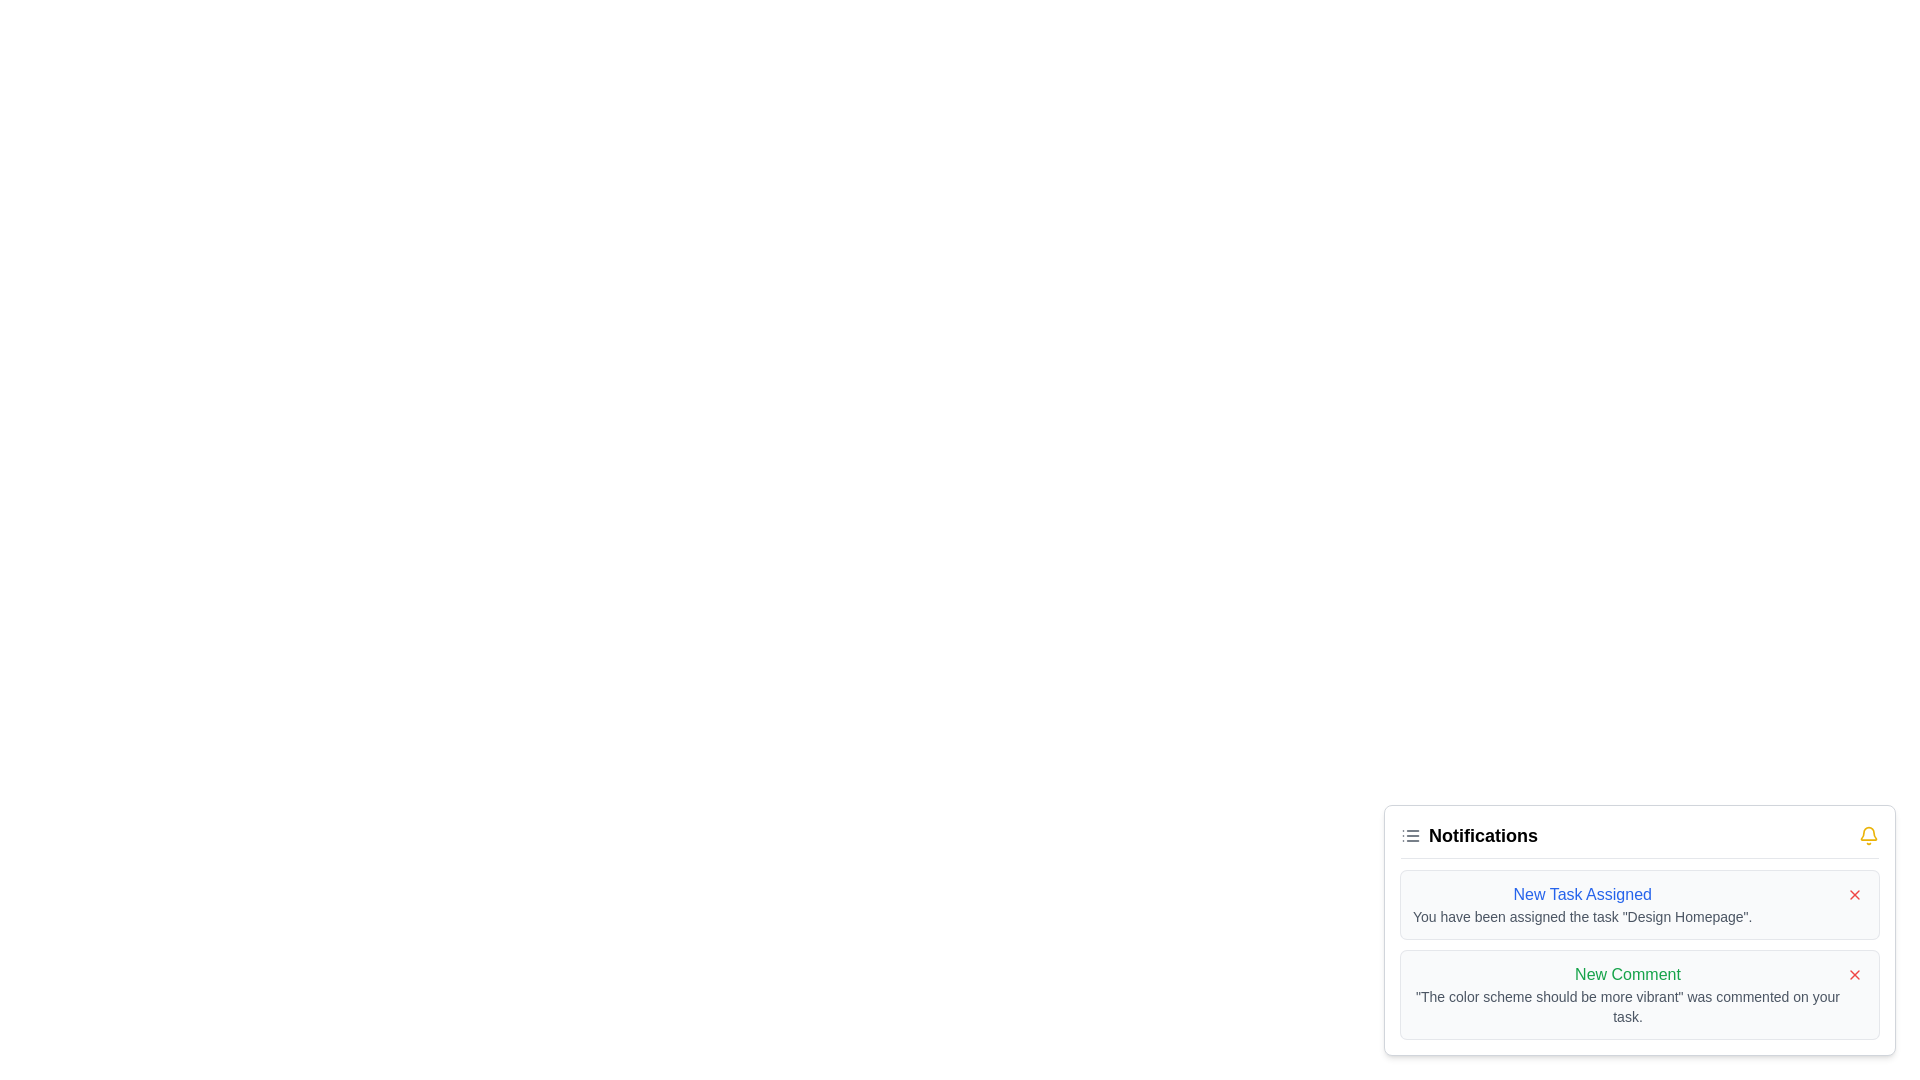 The height and width of the screenshot is (1080, 1920). I want to click on the Text Display element that shows comments in the notification card, located beneath the green header labeled 'New Comment', so click(1627, 1006).